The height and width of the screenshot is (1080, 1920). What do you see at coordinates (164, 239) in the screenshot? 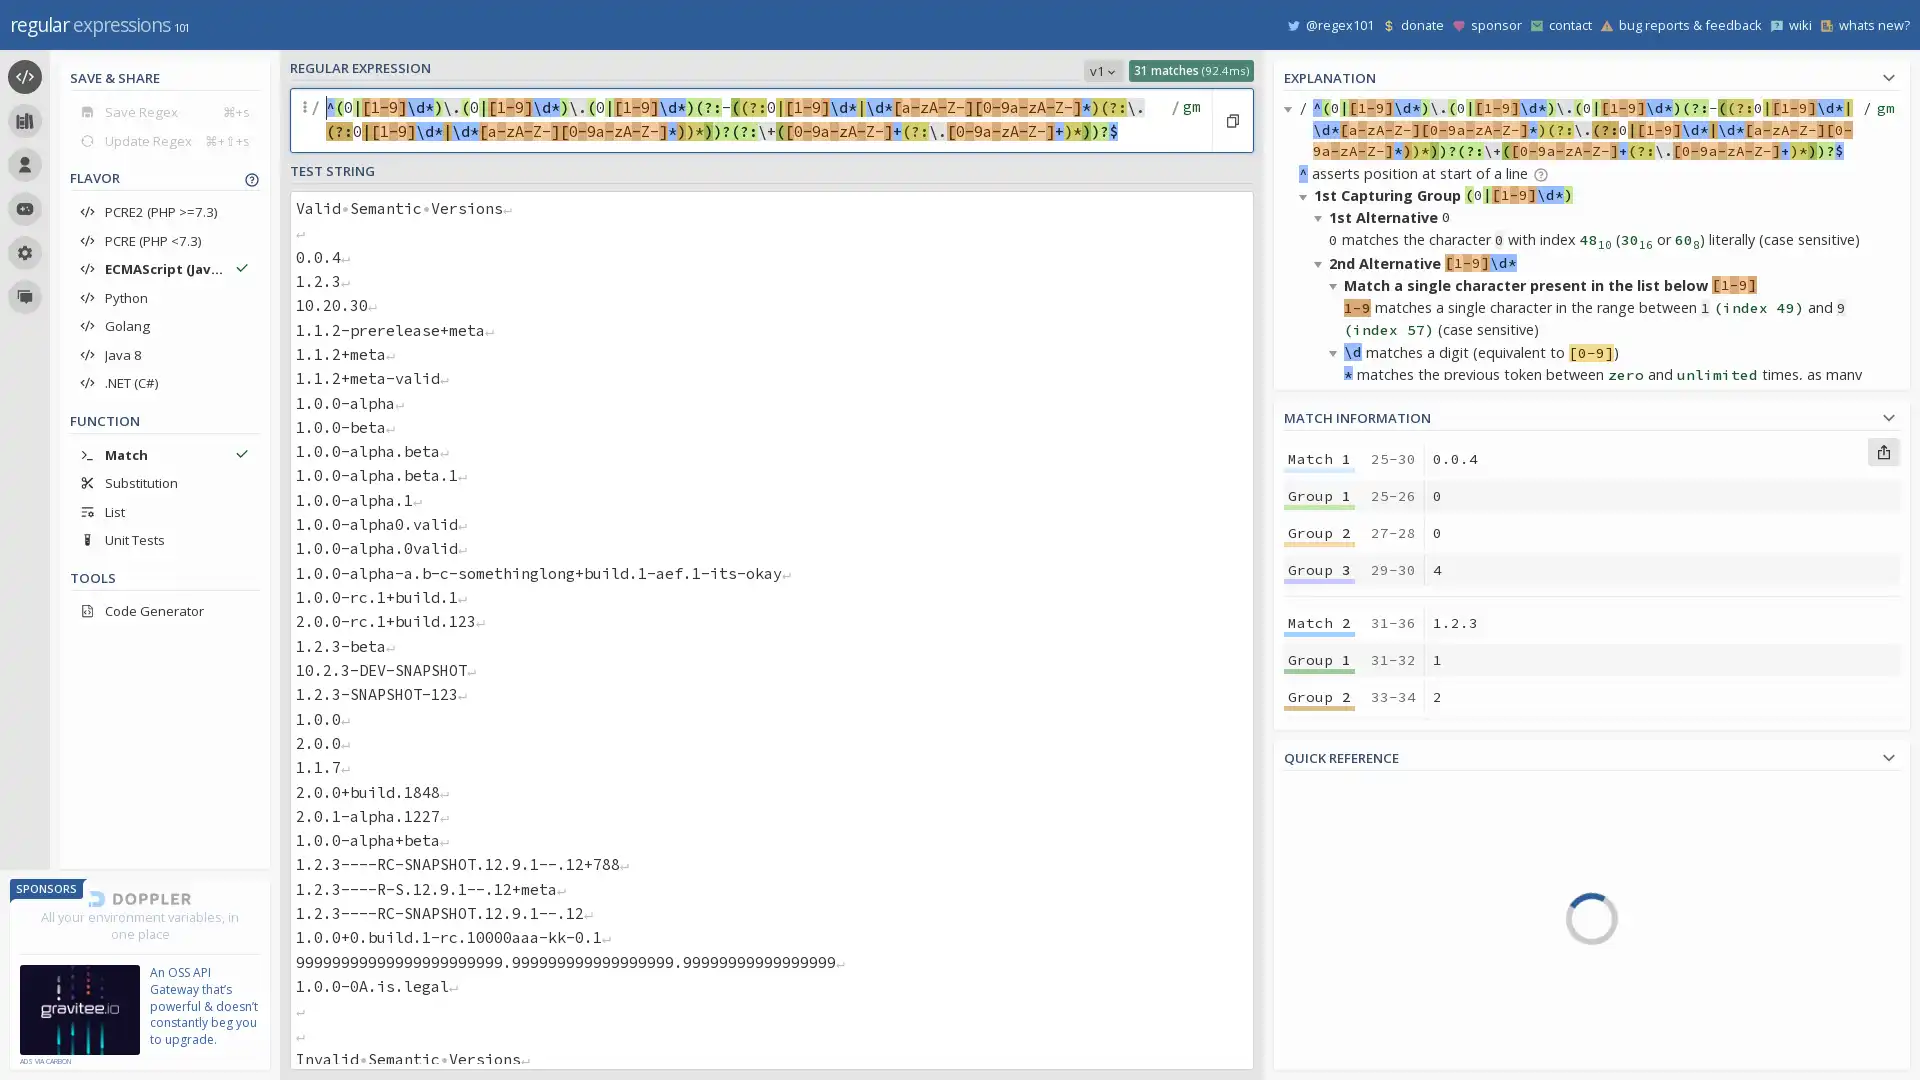
I see `PCRE (PHP <7.3)` at bounding box center [164, 239].